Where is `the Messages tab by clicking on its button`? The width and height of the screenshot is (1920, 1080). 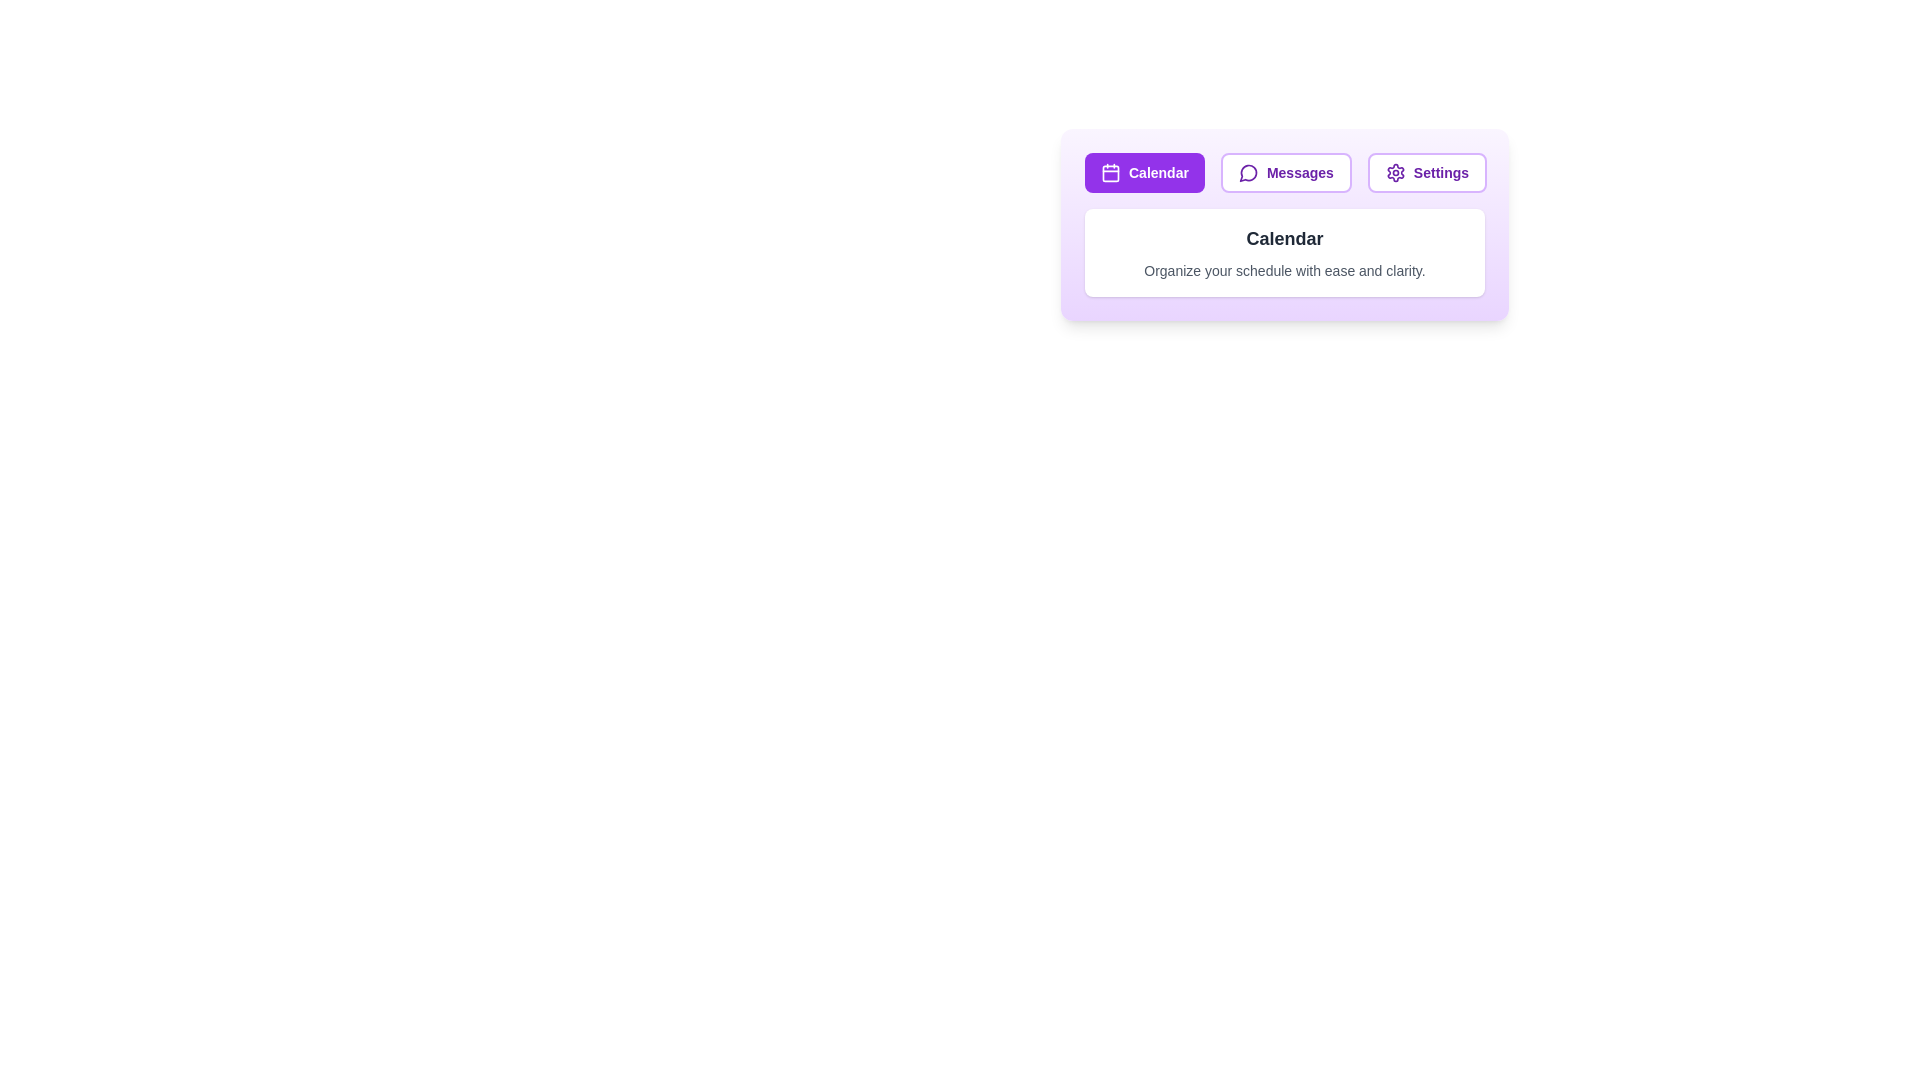 the Messages tab by clicking on its button is located at coordinates (1286, 172).